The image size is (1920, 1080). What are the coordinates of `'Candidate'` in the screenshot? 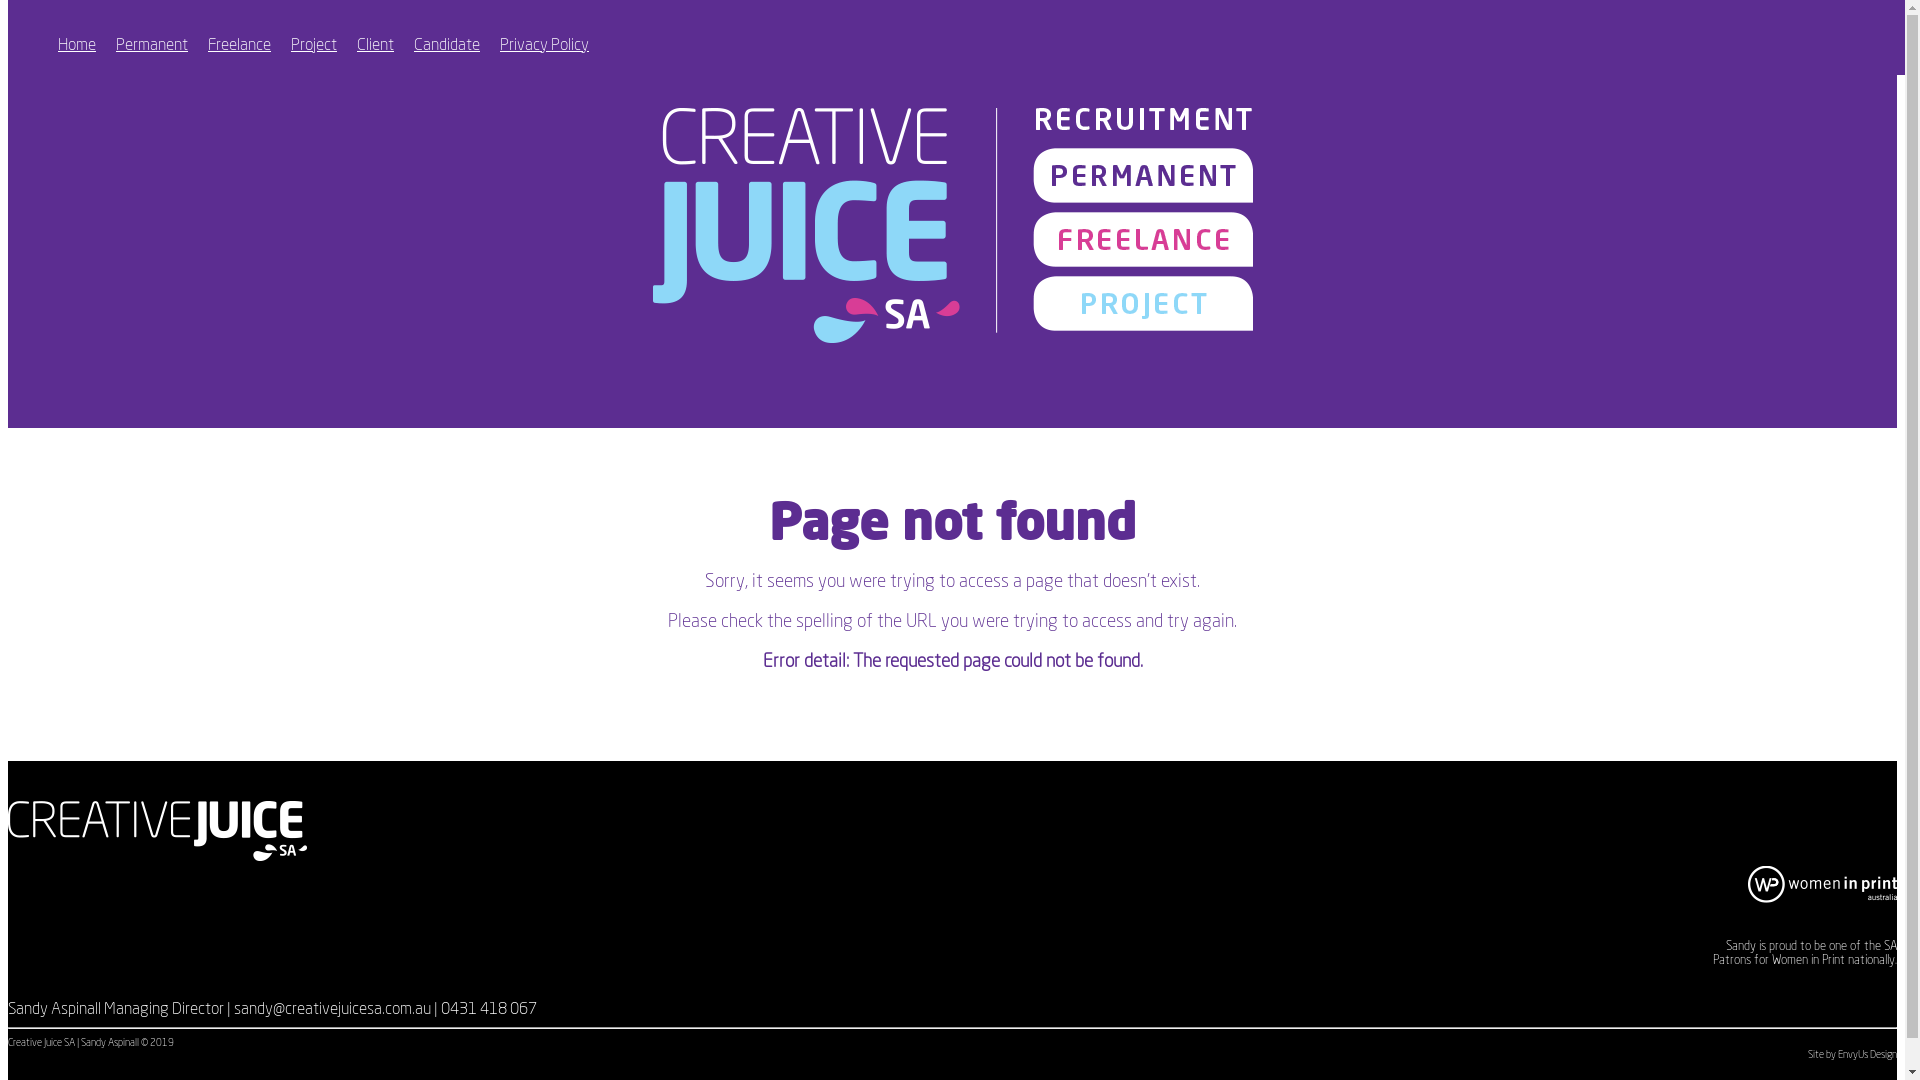 It's located at (445, 45).